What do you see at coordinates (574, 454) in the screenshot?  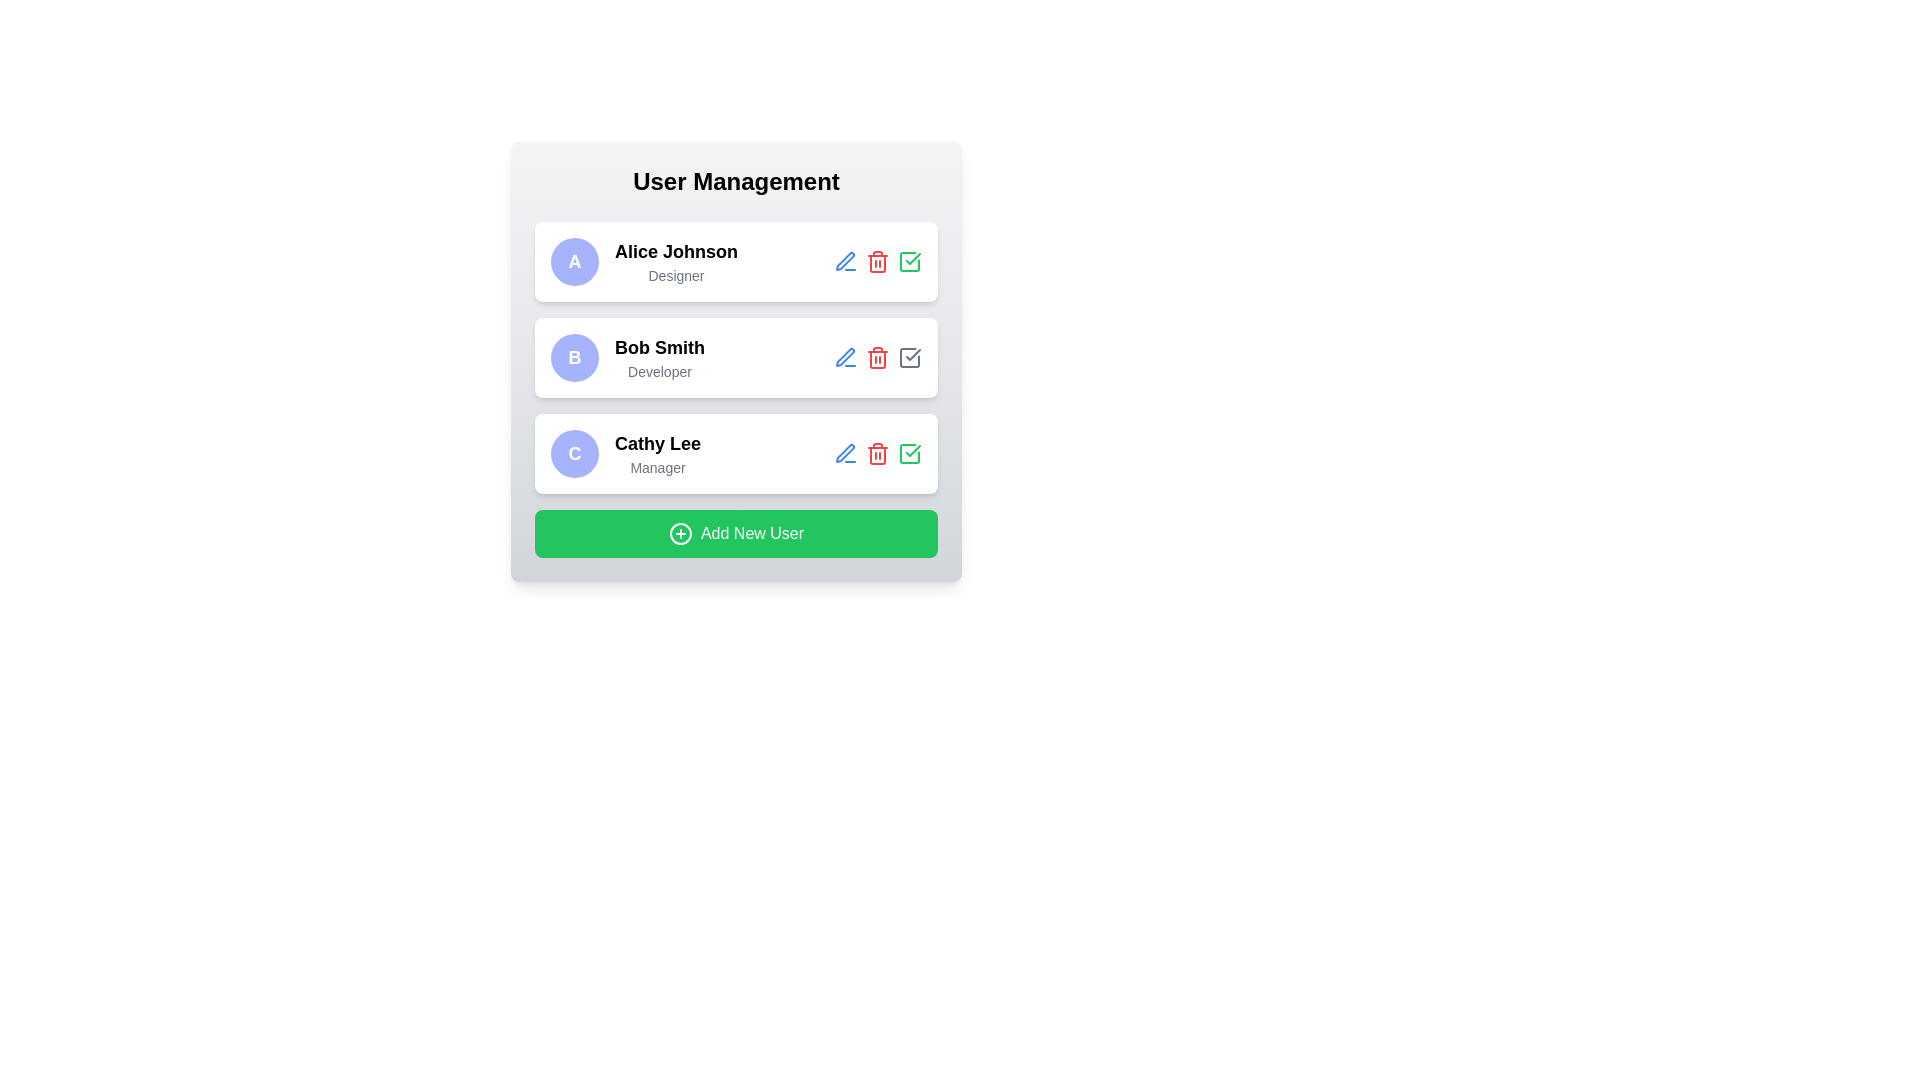 I see `the circular avatar placeholder featuring a light indigo background with a bold white letter 'C', positioned to the left of 'Cathy Lee, Manager'` at bounding box center [574, 454].